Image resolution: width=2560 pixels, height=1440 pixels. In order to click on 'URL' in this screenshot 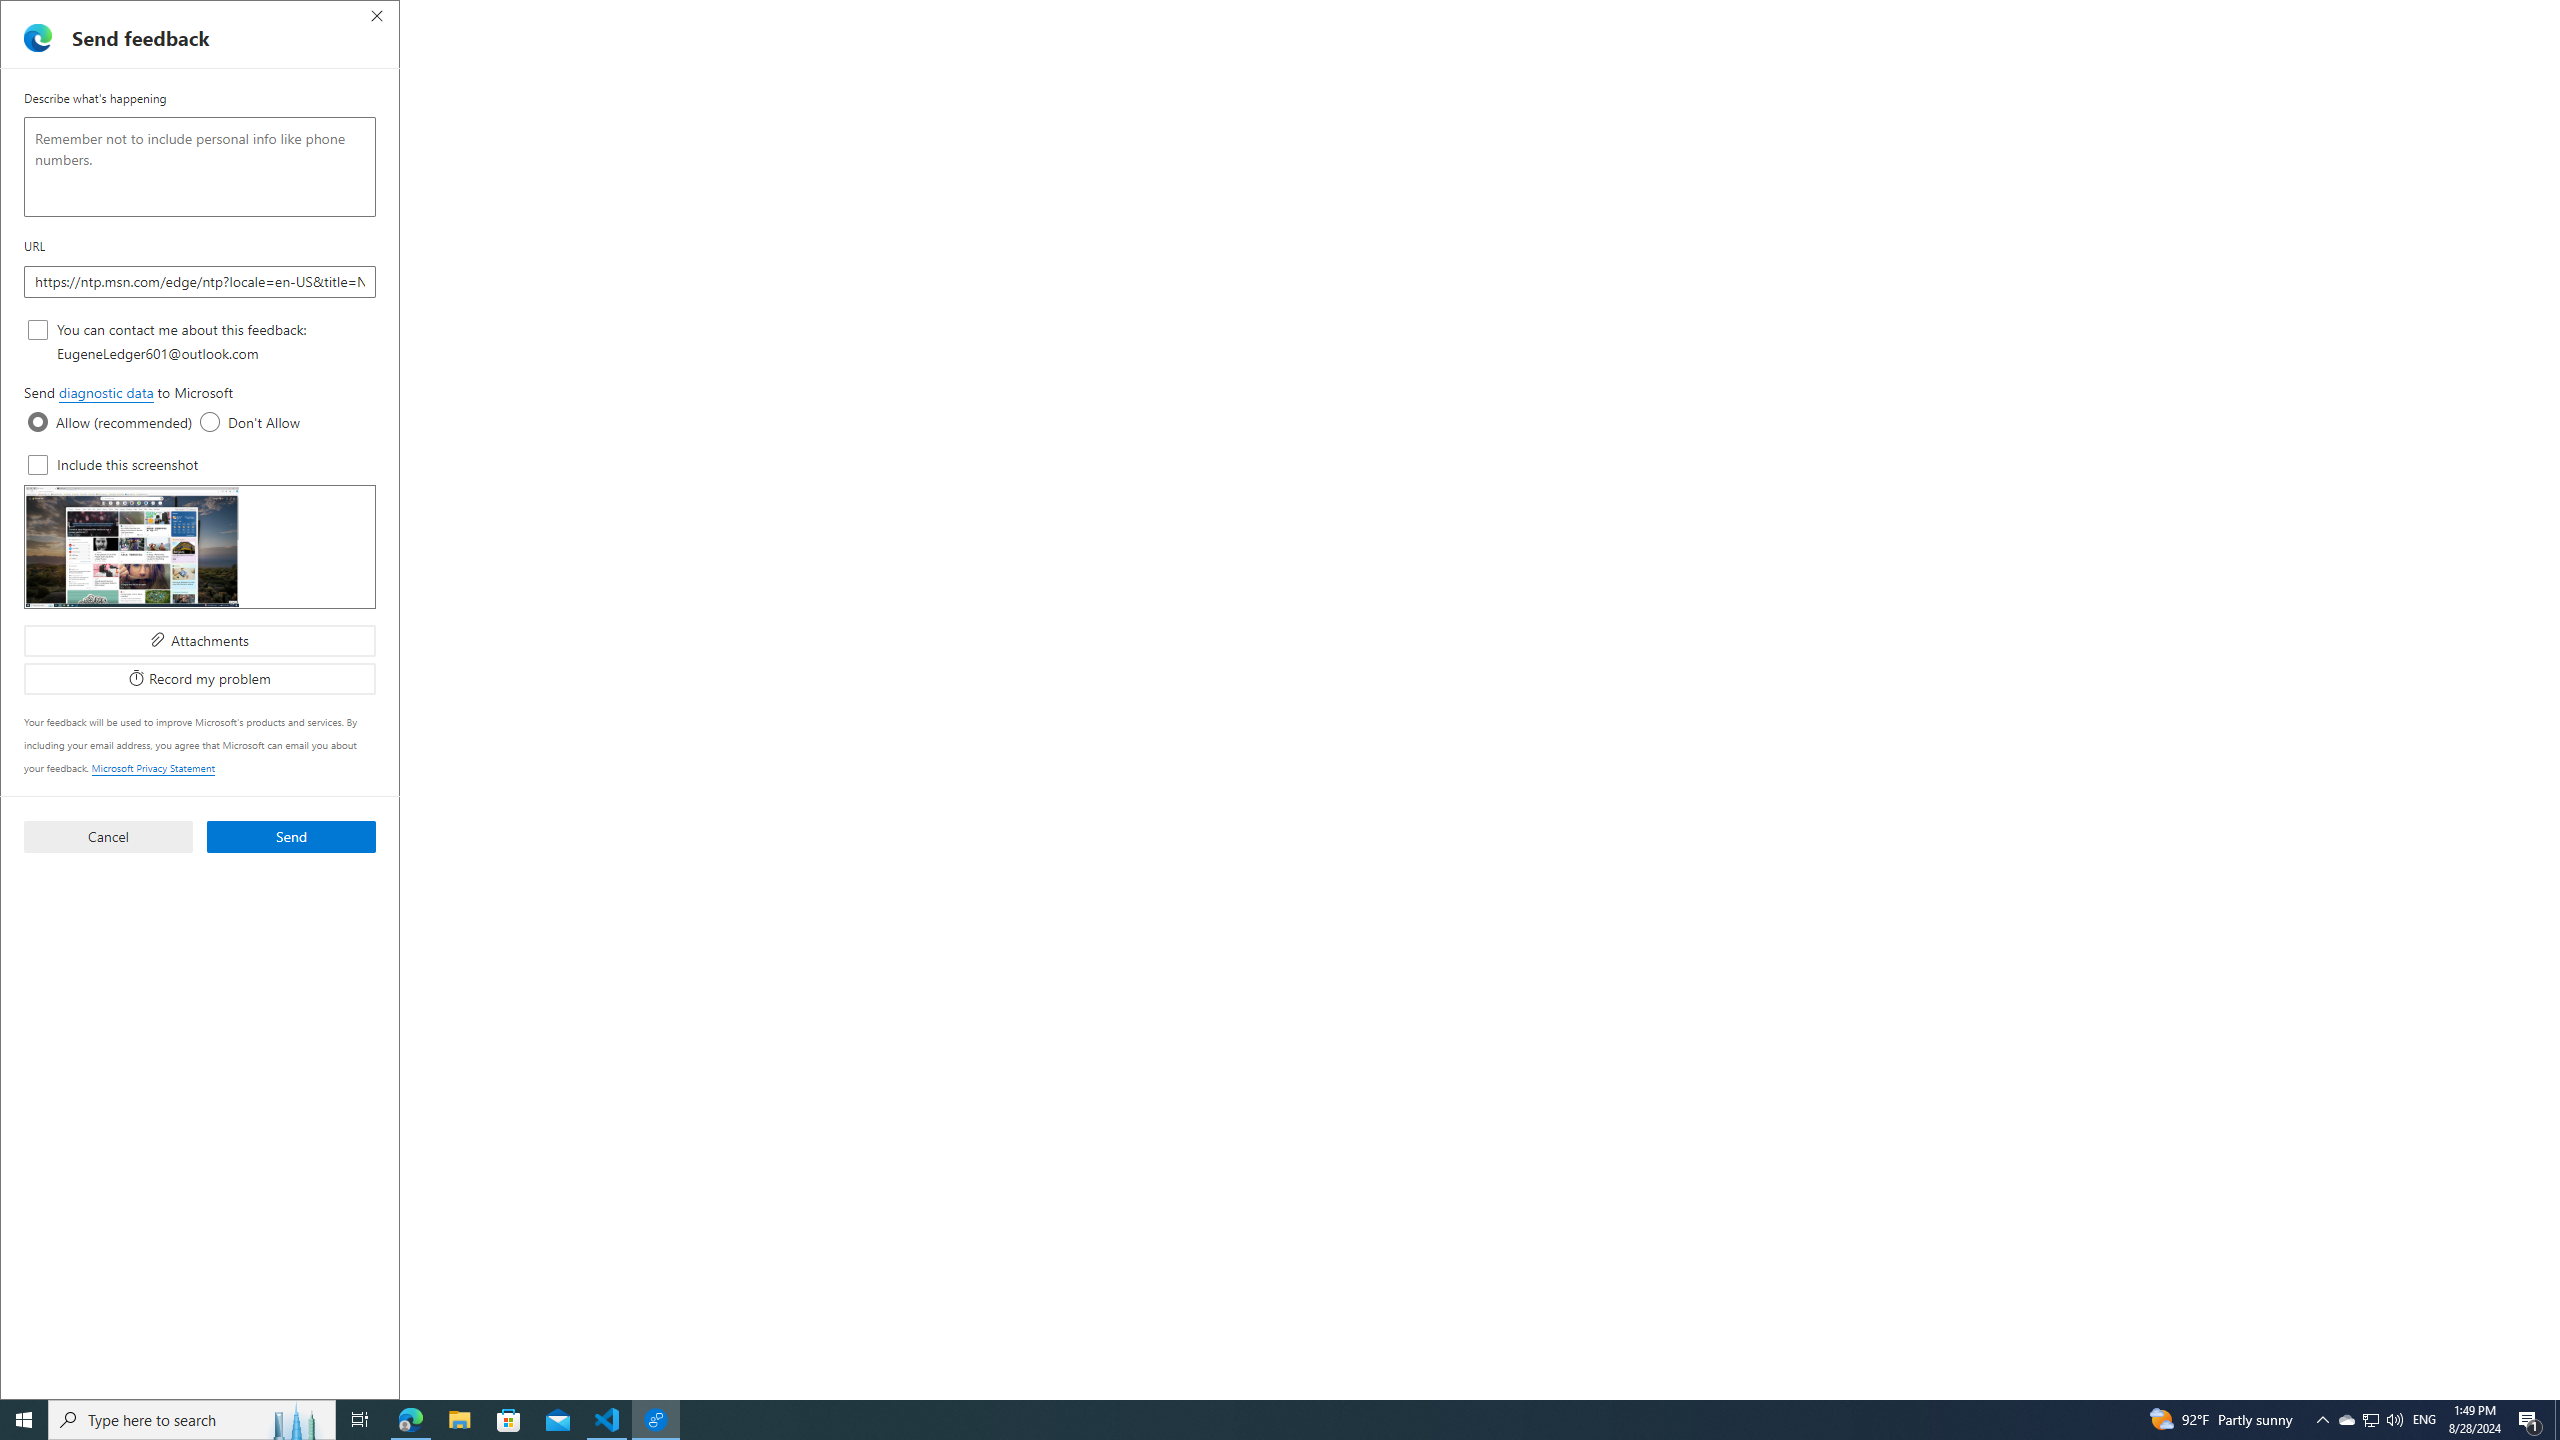, I will do `click(199, 280)`.